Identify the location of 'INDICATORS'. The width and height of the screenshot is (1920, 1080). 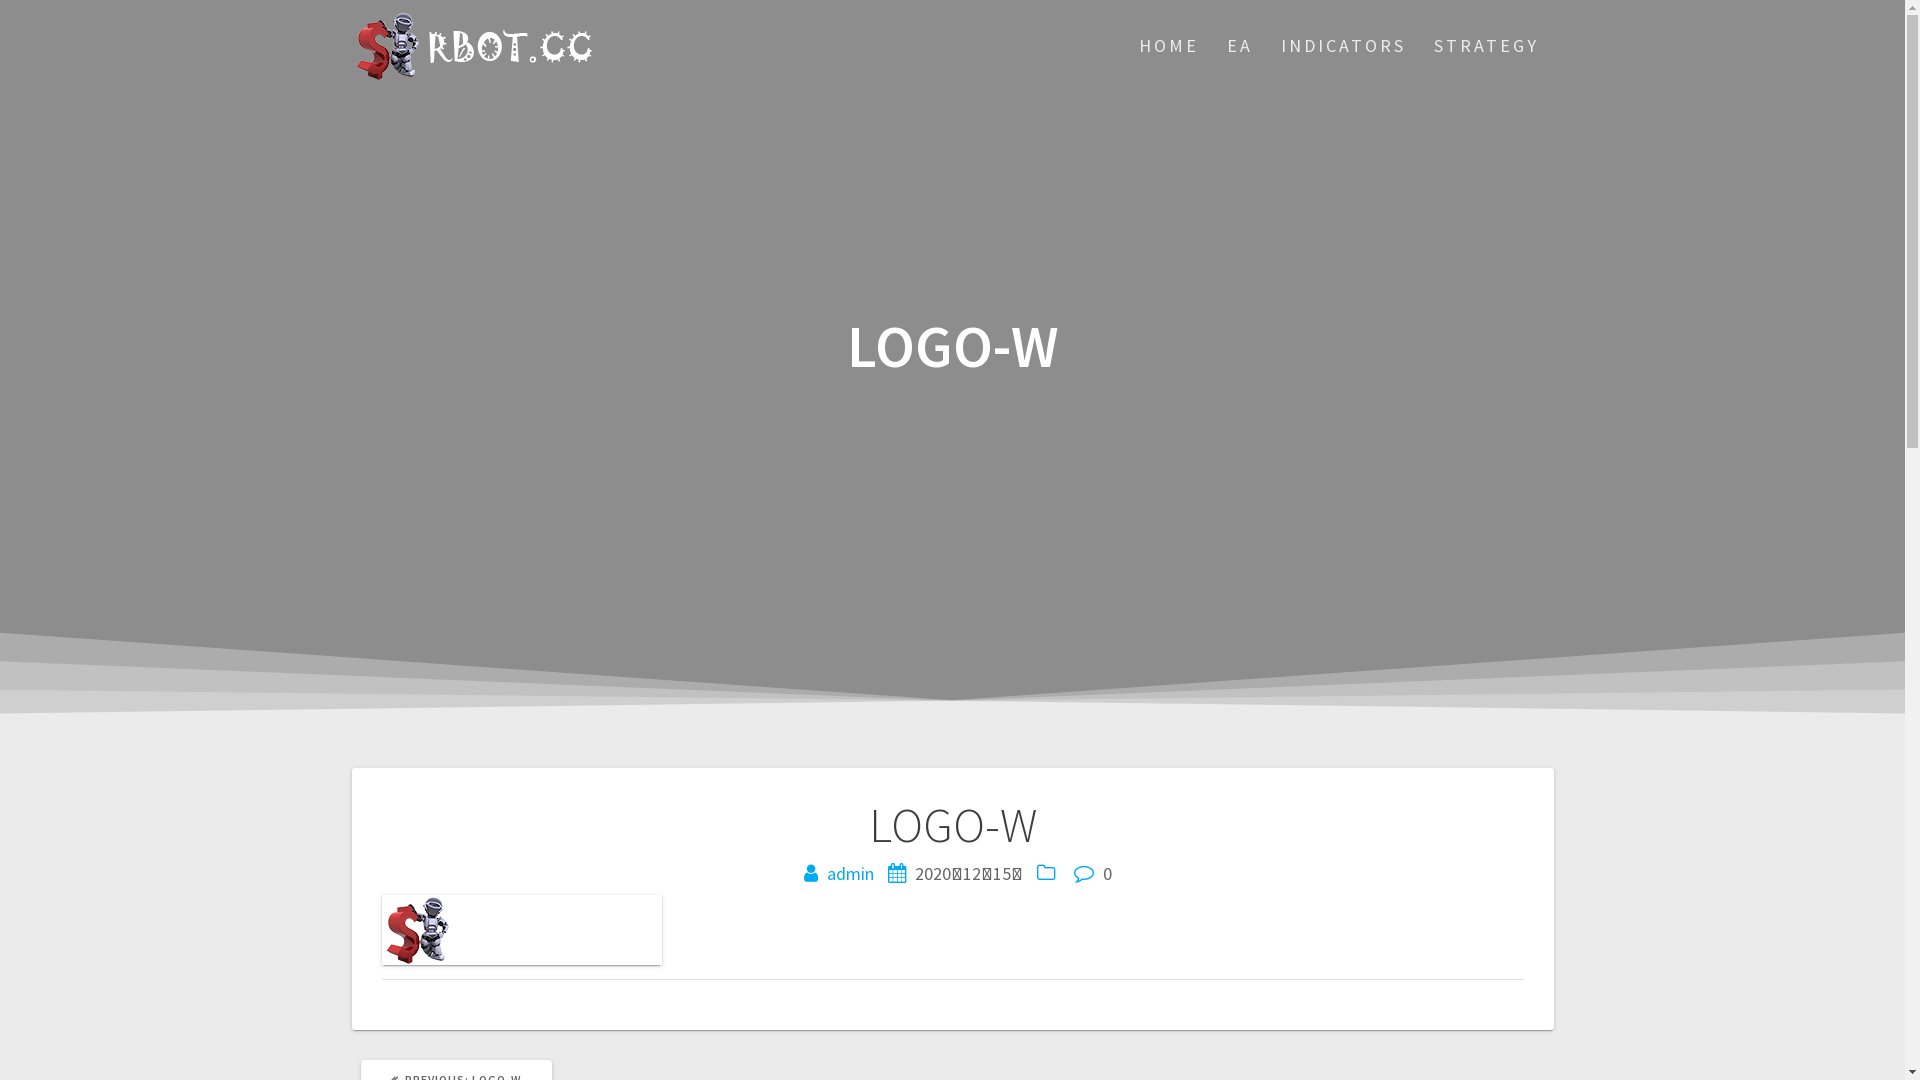
(1281, 45).